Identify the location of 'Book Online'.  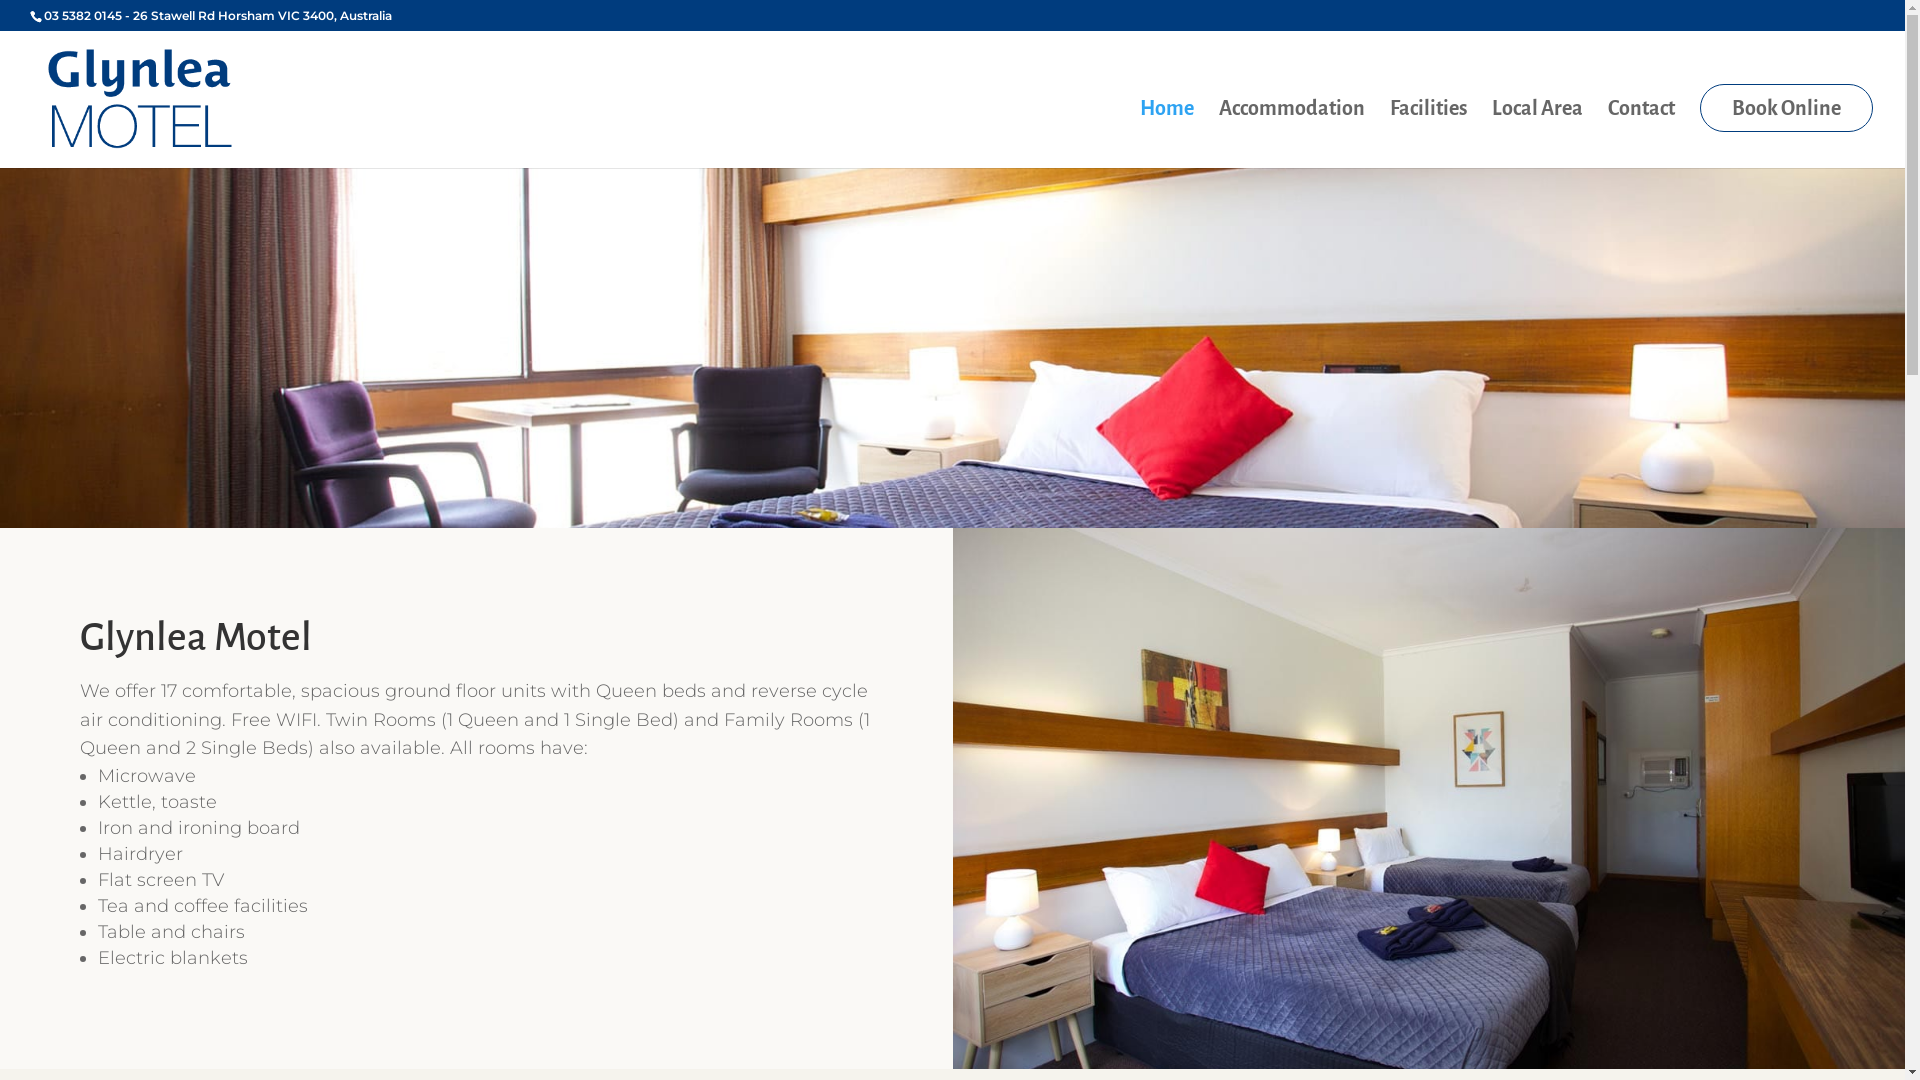
(1786, 108).